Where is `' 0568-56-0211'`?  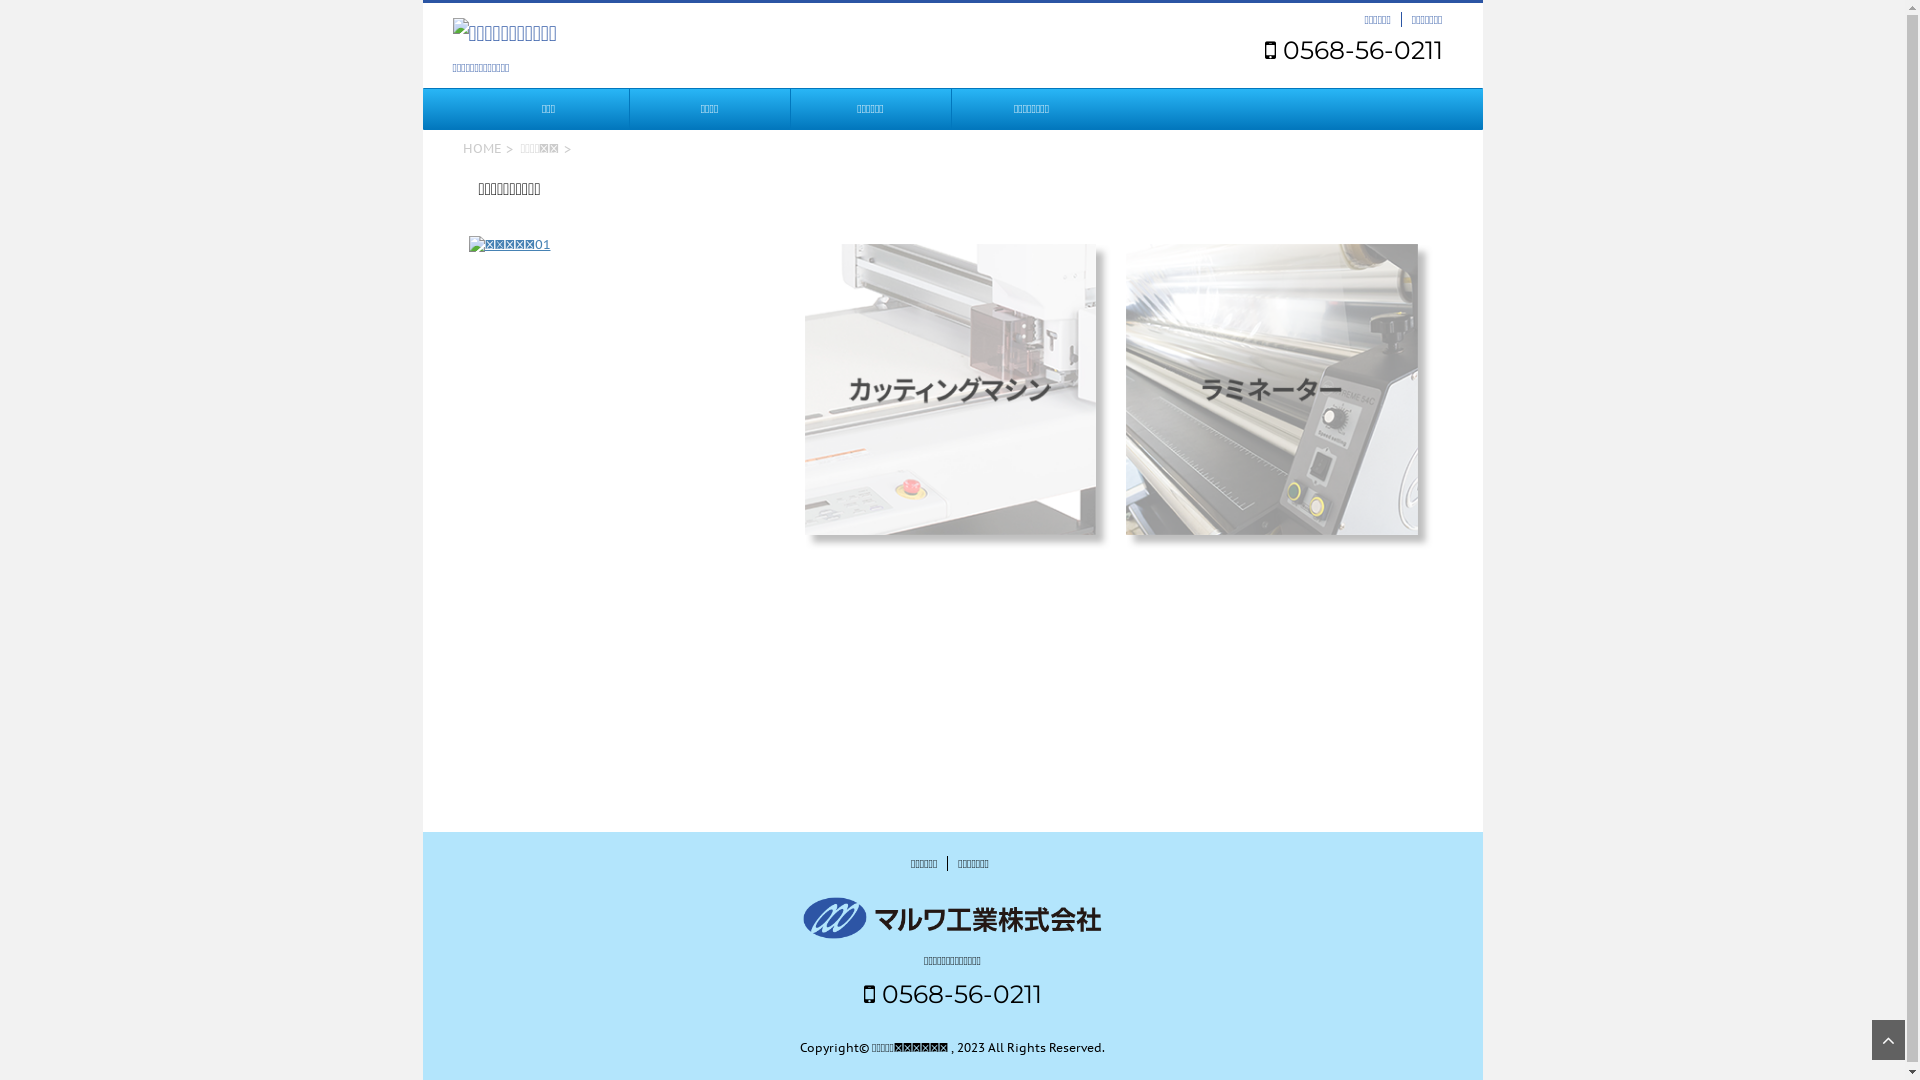
' 0568-56-0211' is located at coordinates (1353, 49).